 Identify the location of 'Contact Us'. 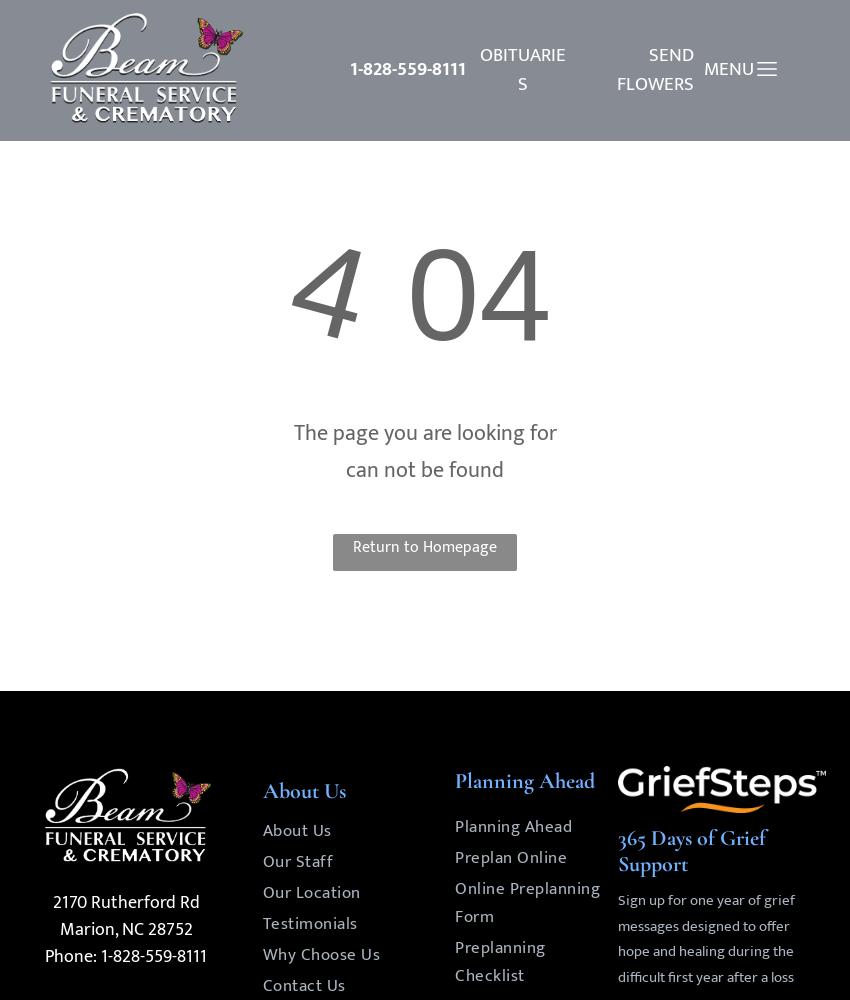
(303, 984).